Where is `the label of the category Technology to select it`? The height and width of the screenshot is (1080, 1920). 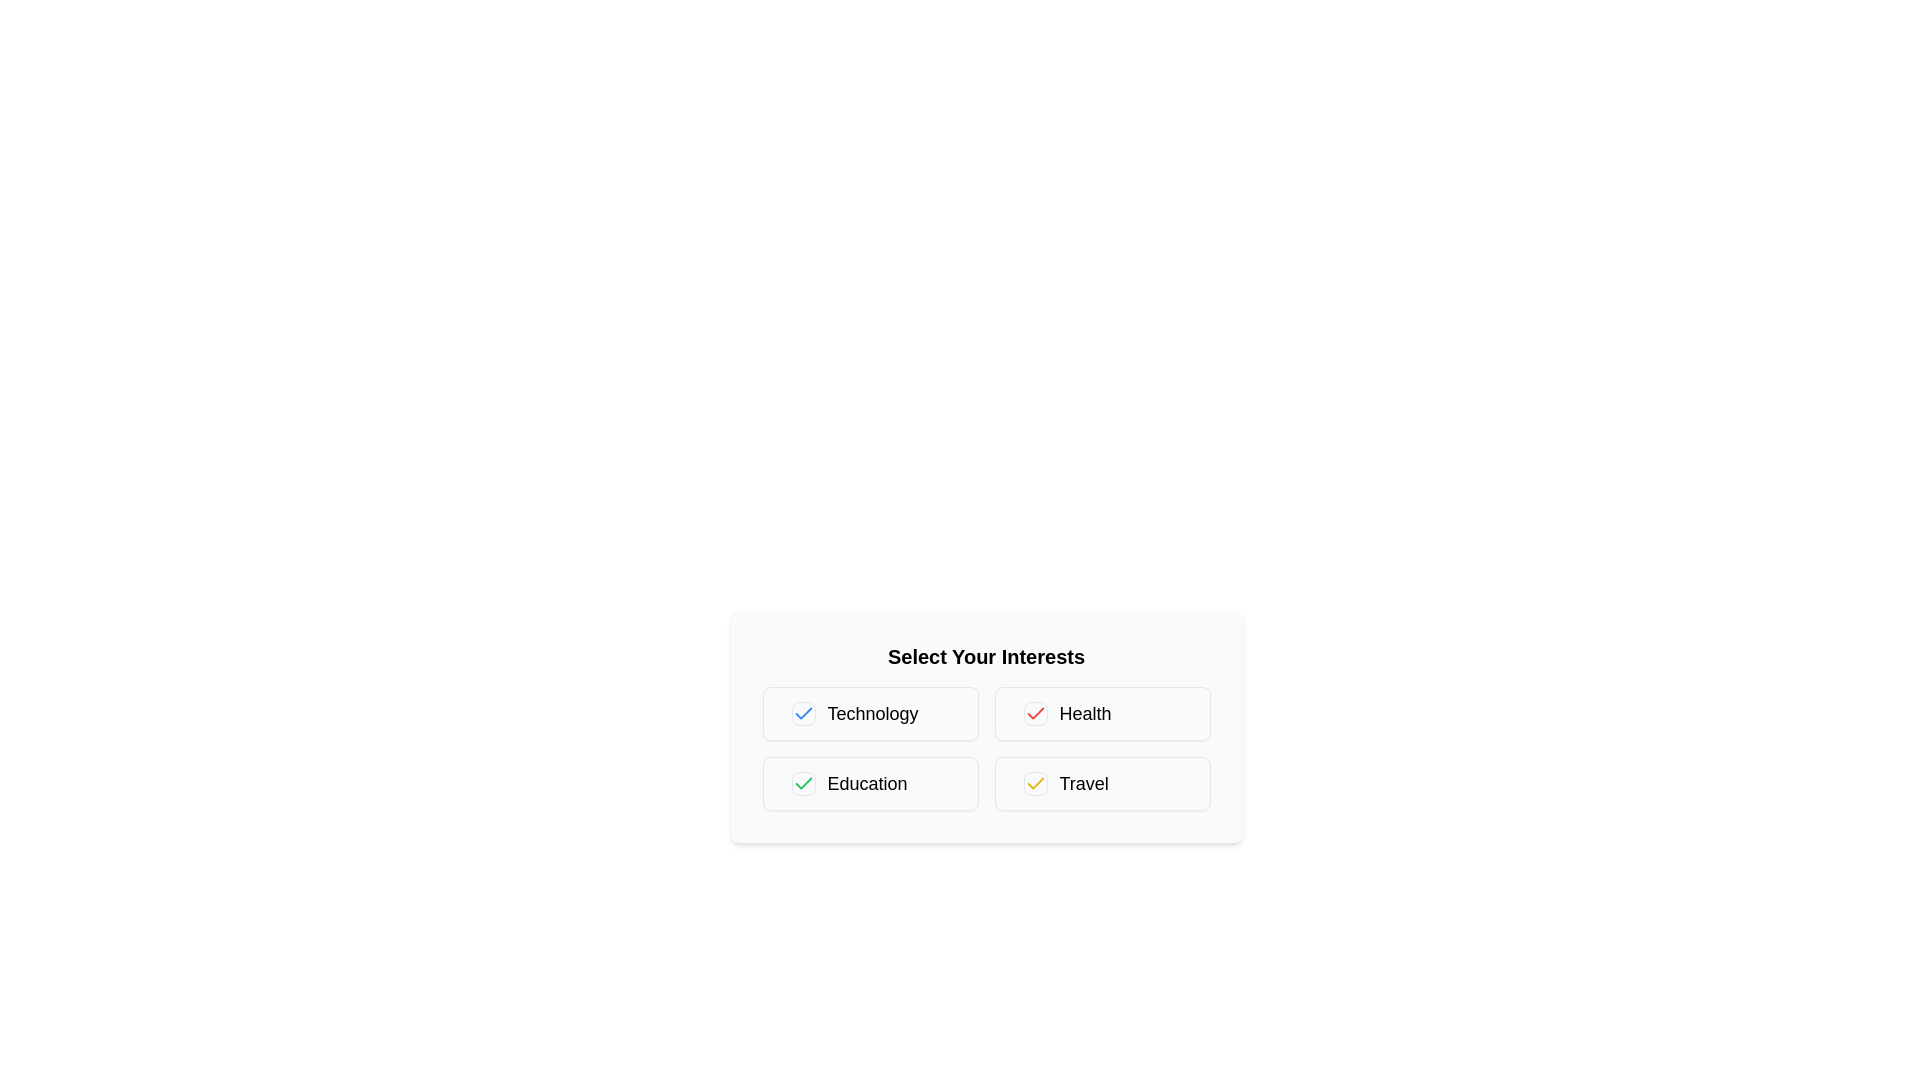 the label of the category Technology to select it is located at coordinates (870, 712).